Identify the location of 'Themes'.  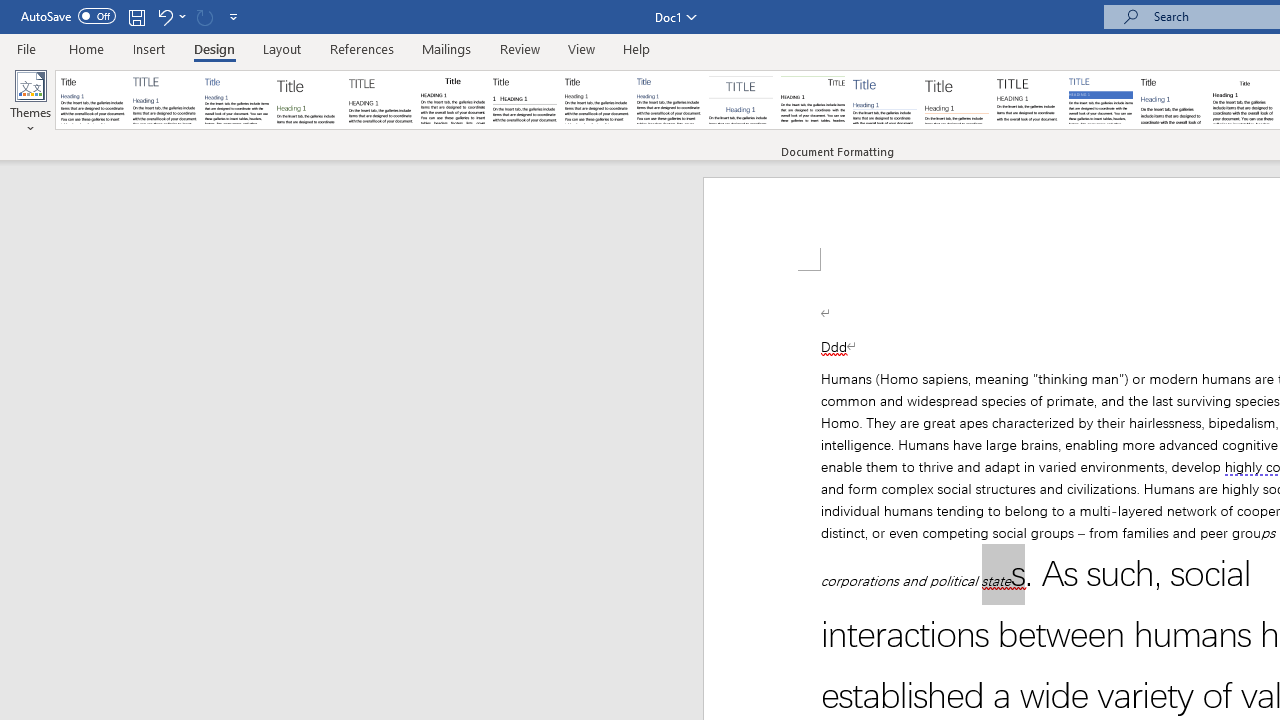
(30, 103).